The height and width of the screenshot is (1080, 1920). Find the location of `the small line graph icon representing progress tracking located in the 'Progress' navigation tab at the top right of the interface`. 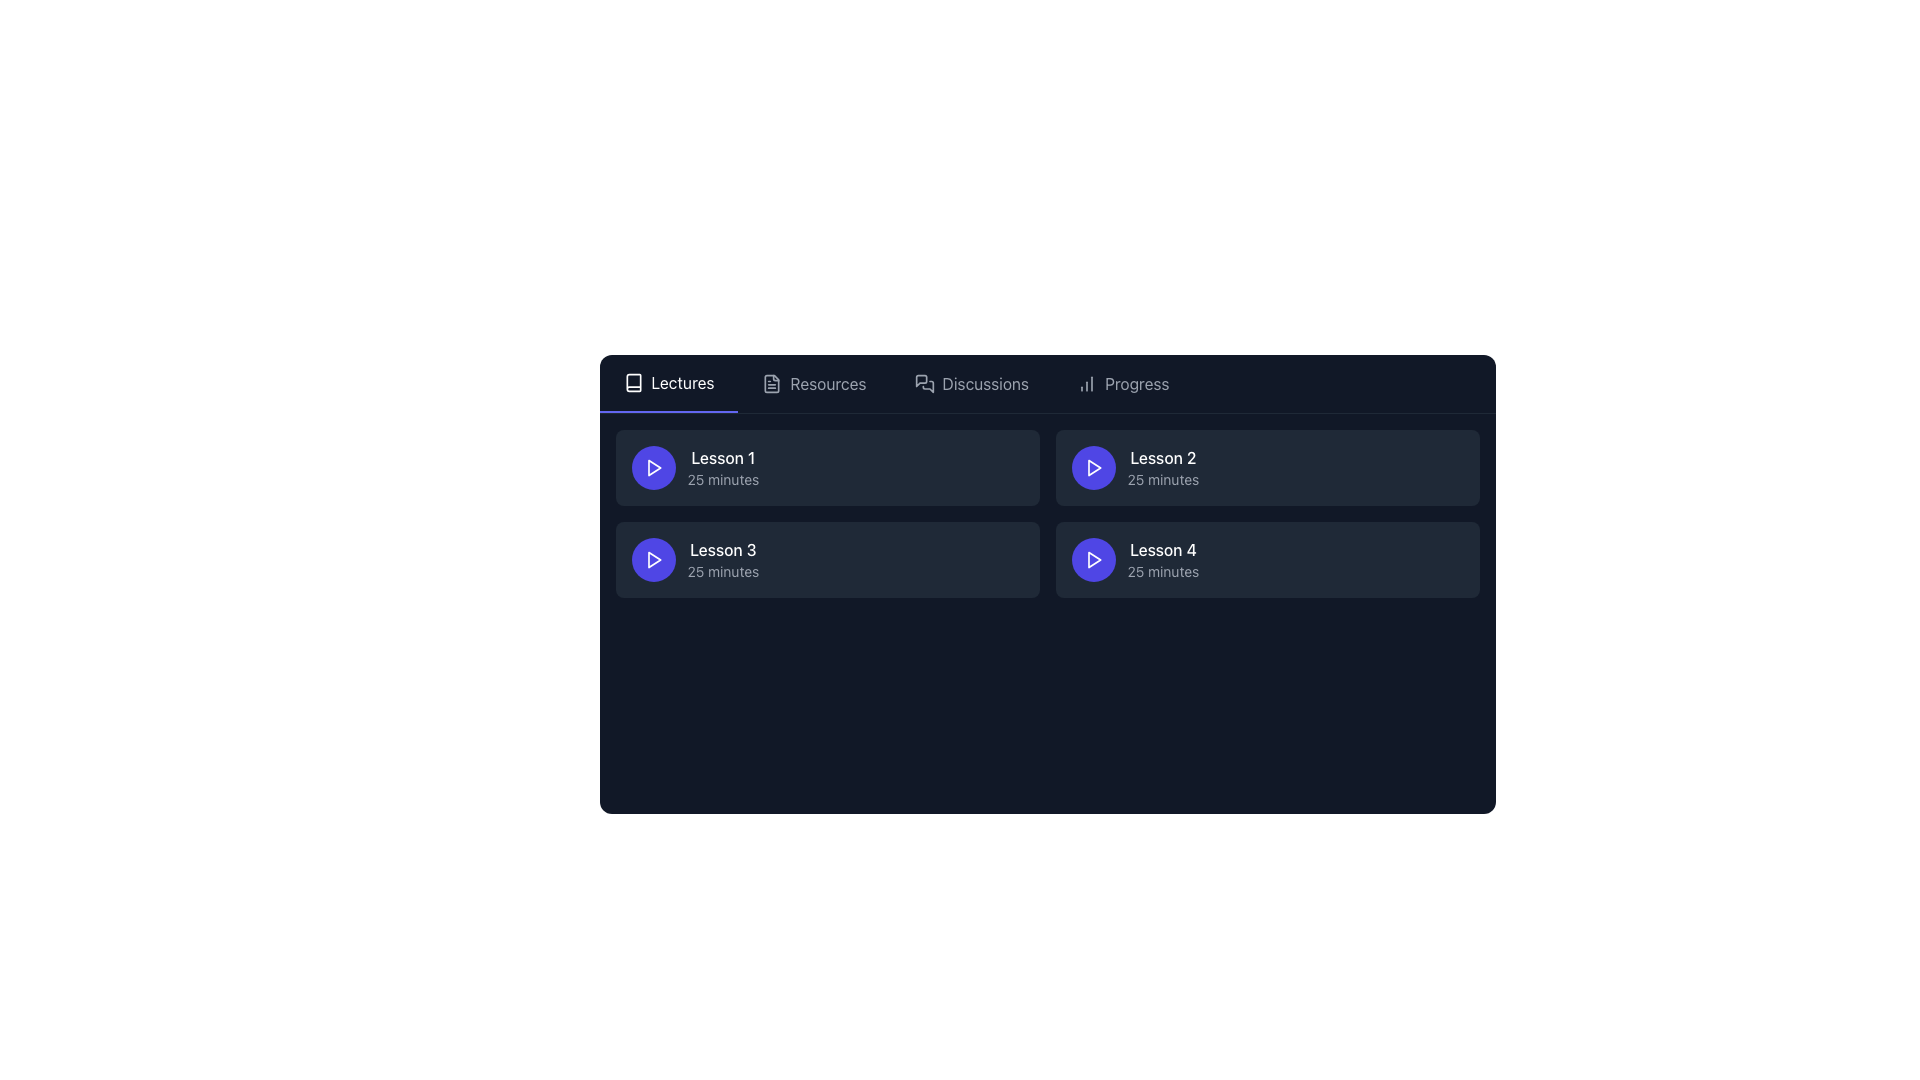

the small line graph icon representing progress tracking located in the 'Progress' navigation tab at the top right of the interface is located at coordinates (1086, 384).